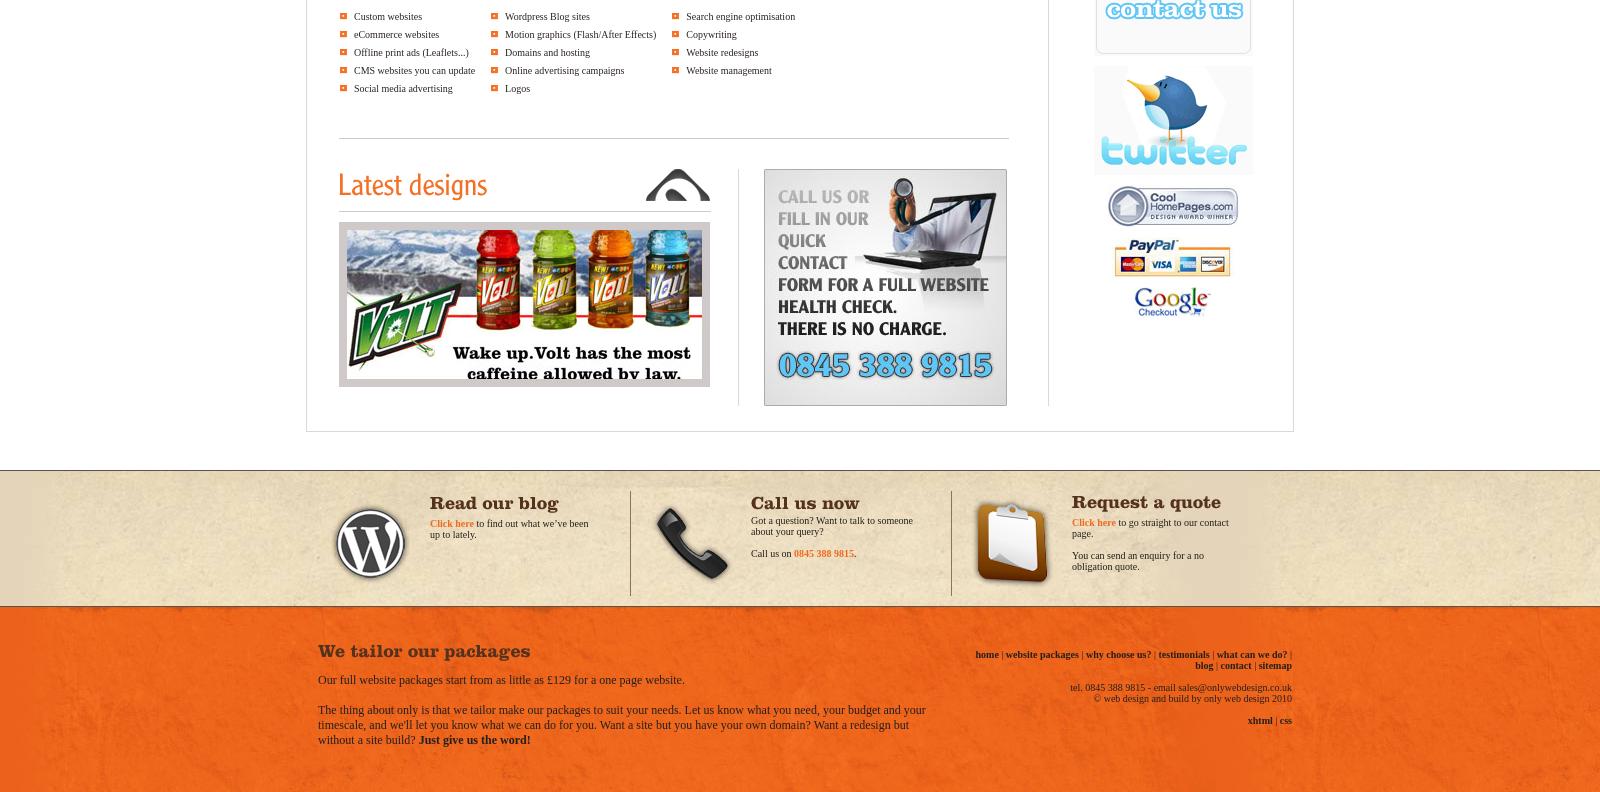 The image size is (1600, 792). Describe the element at coordinates (728, 70) in the screenshot. I see `'Website management'` at that location.